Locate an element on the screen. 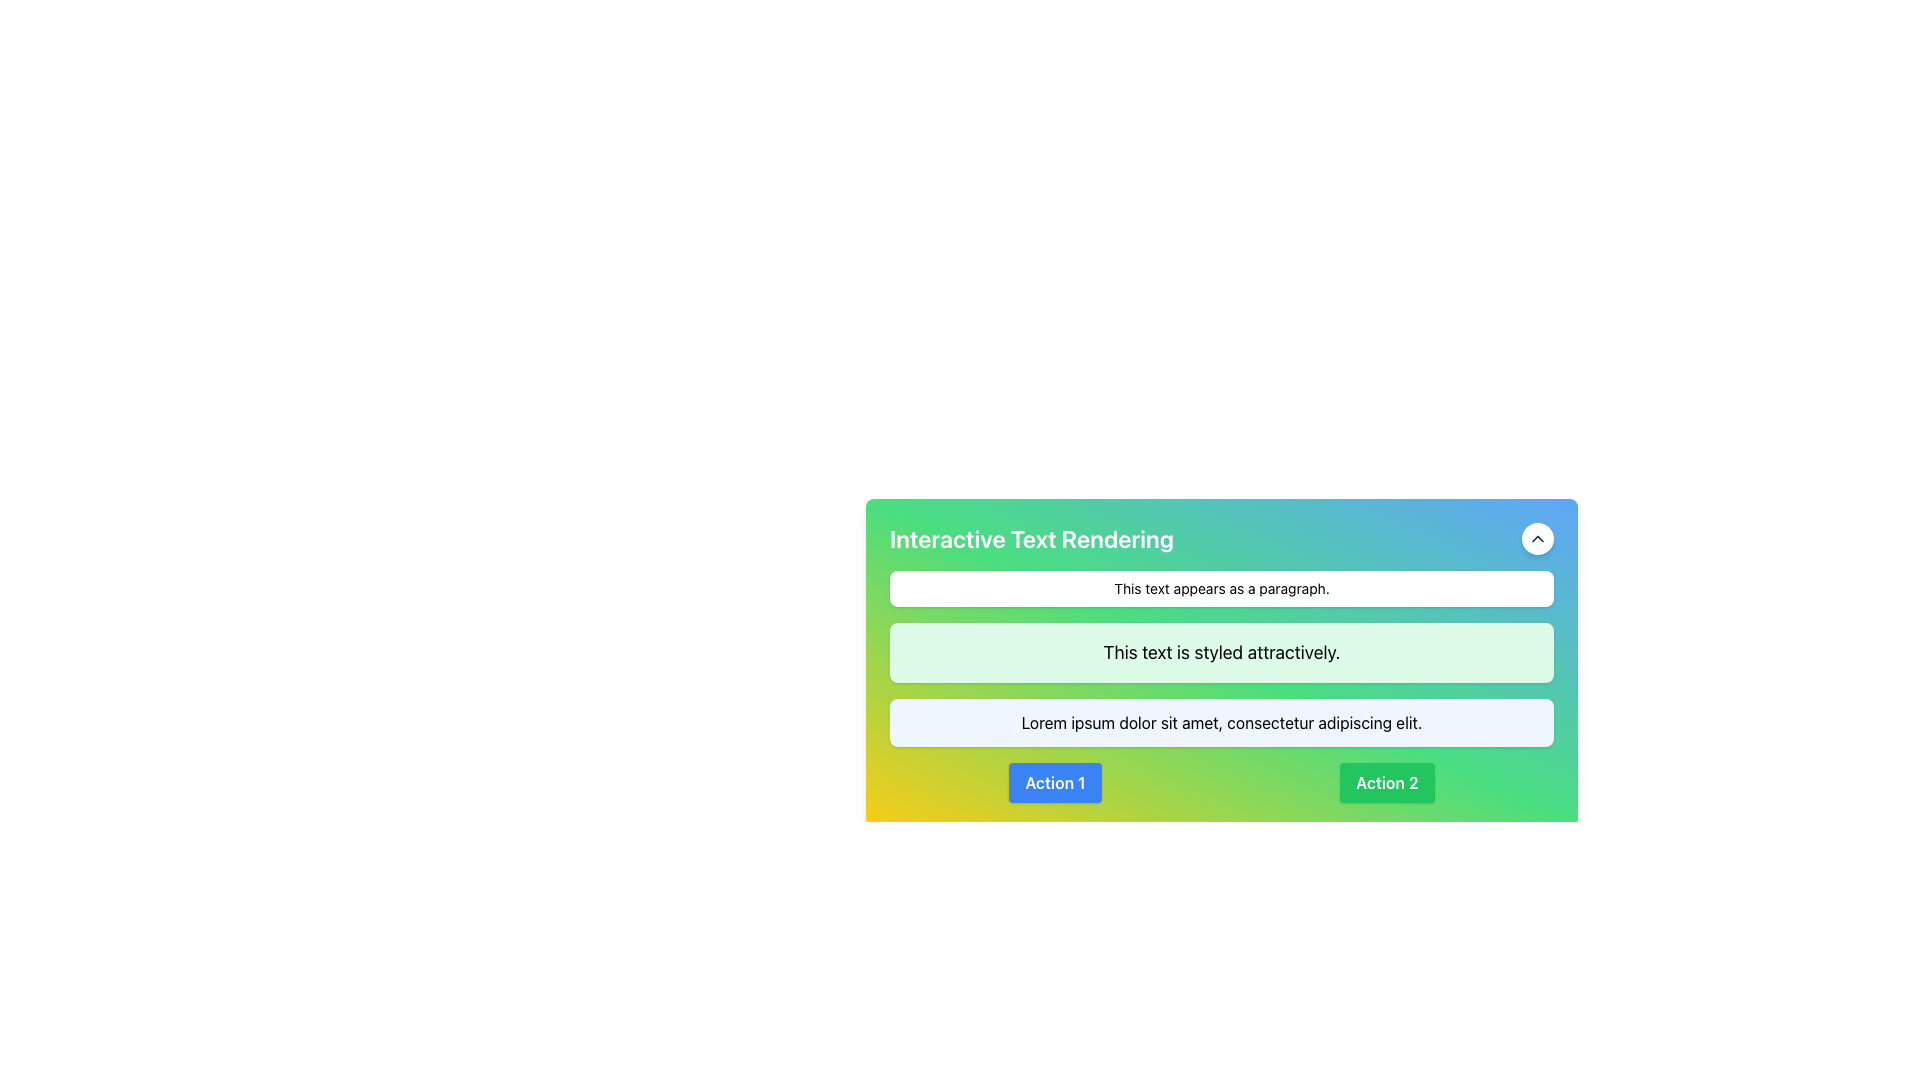  the static text display containing 'Lorem ipsum dolor sit amet, consectetur adipiscing elit.' which is styled with a light blue background and rounded corners is located at coordinates (1221, 722).